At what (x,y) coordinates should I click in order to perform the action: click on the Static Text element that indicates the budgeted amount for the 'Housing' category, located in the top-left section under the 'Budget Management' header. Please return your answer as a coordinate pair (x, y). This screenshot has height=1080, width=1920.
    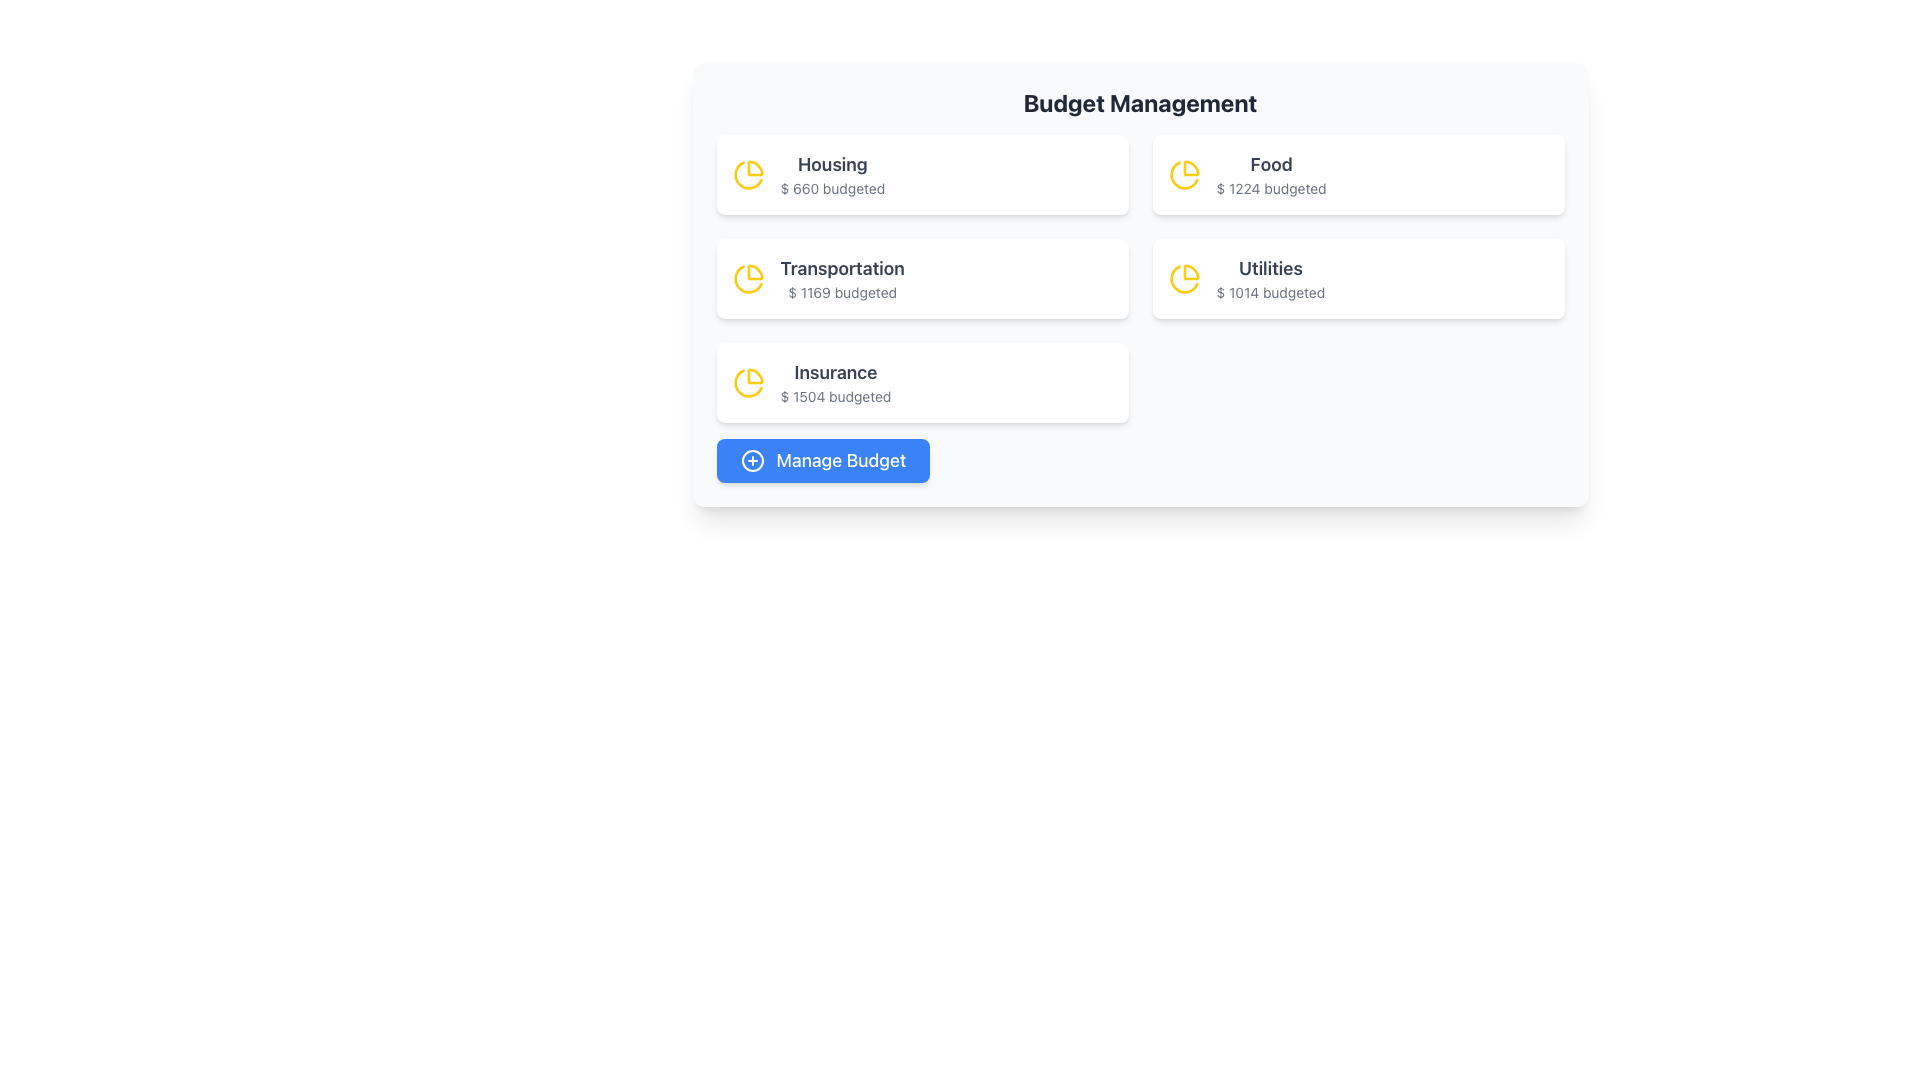
    Looking at the image, I should click on (832, 189).